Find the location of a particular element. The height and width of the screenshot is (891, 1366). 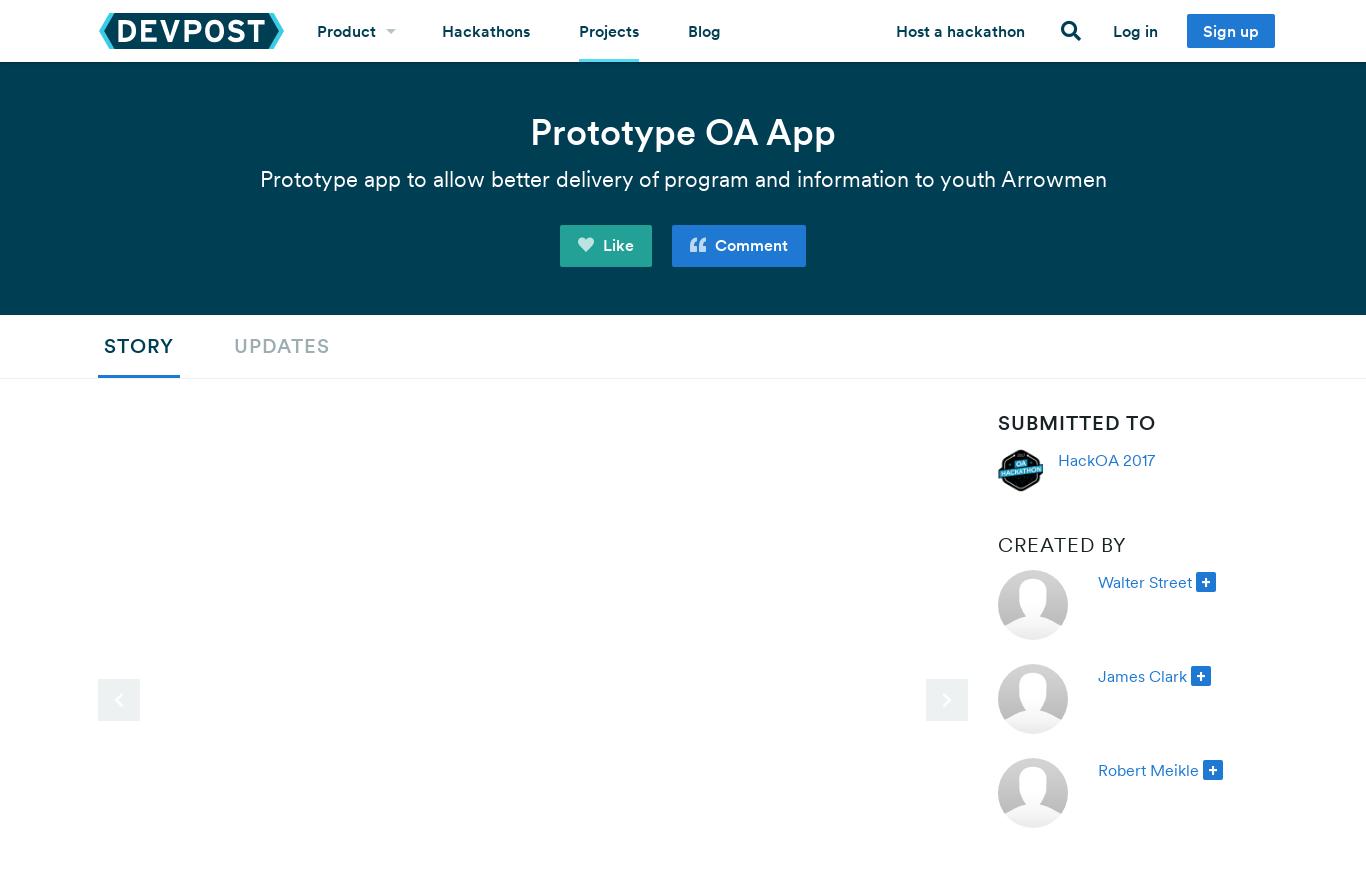

'Comment' is located at coordinates (748, 243).